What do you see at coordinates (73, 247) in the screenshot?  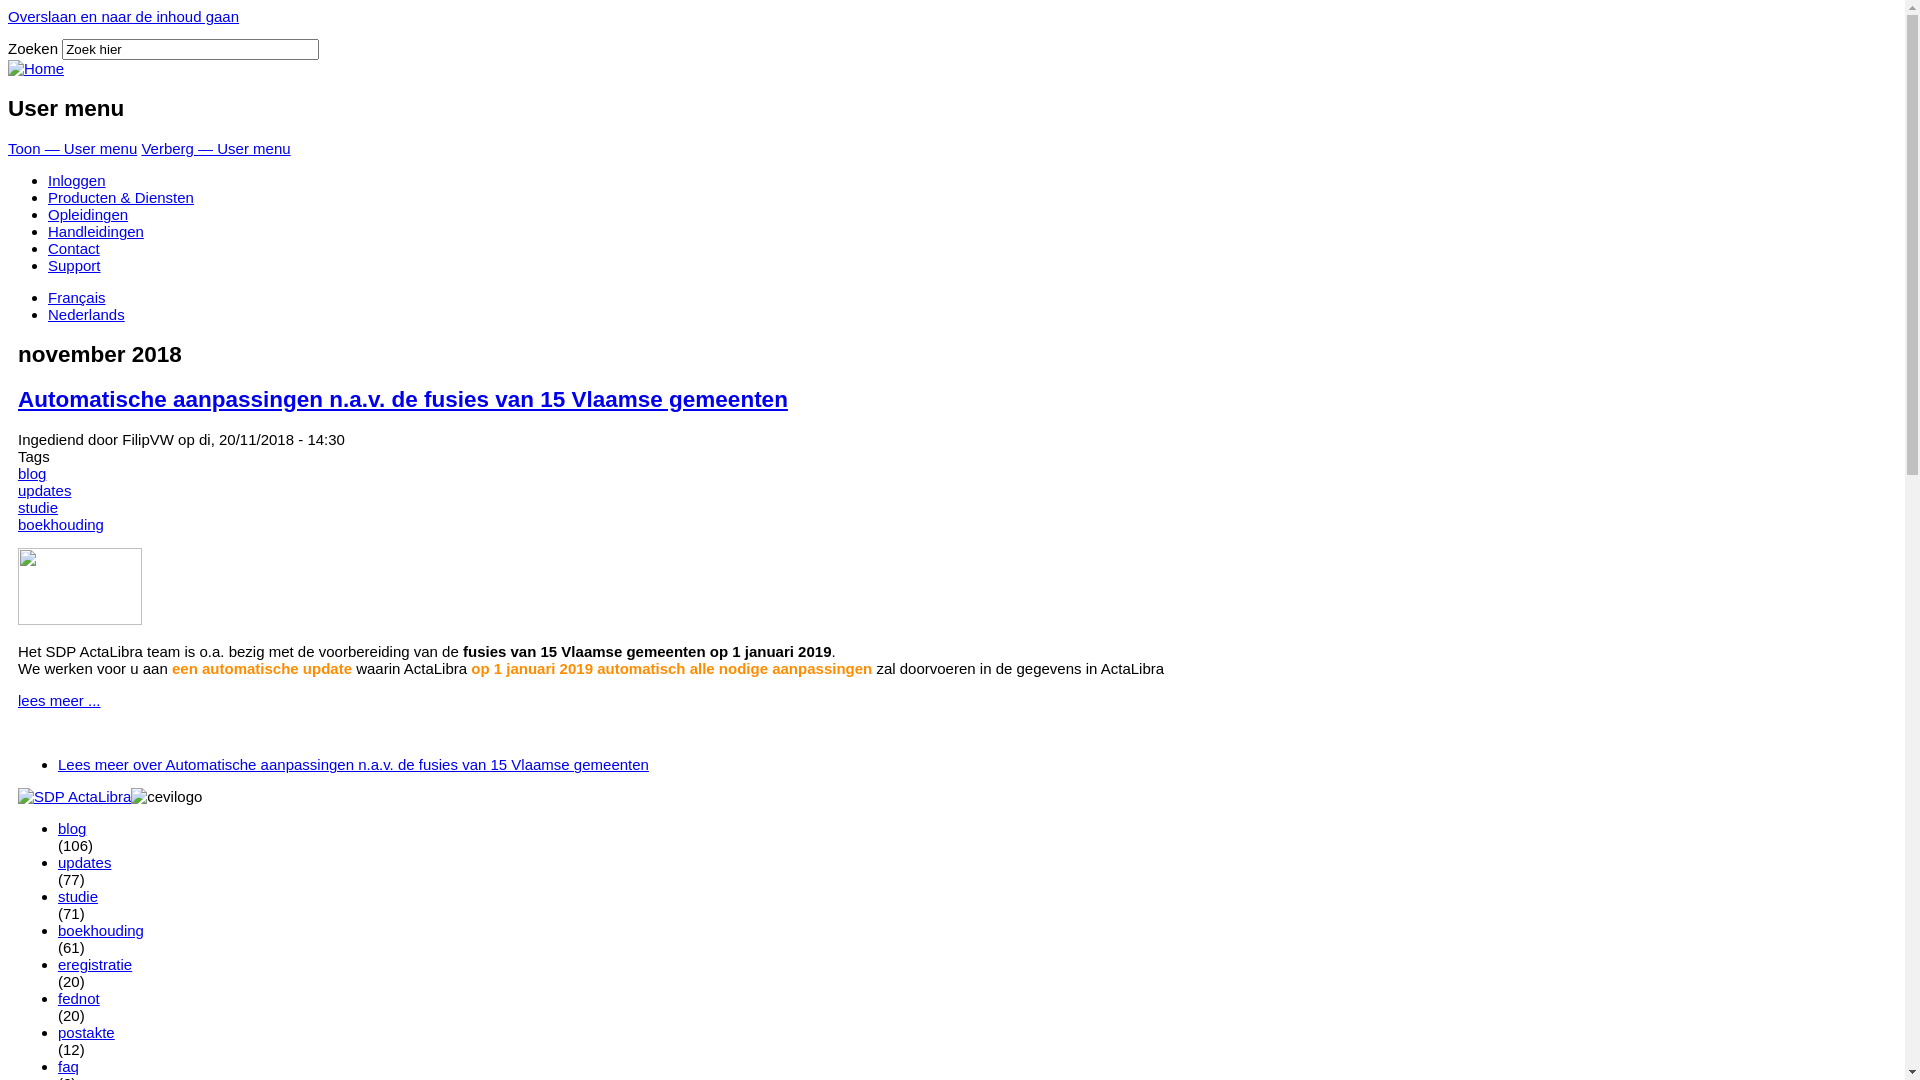 I see `'Contact'` at bounding box center [73, 247].